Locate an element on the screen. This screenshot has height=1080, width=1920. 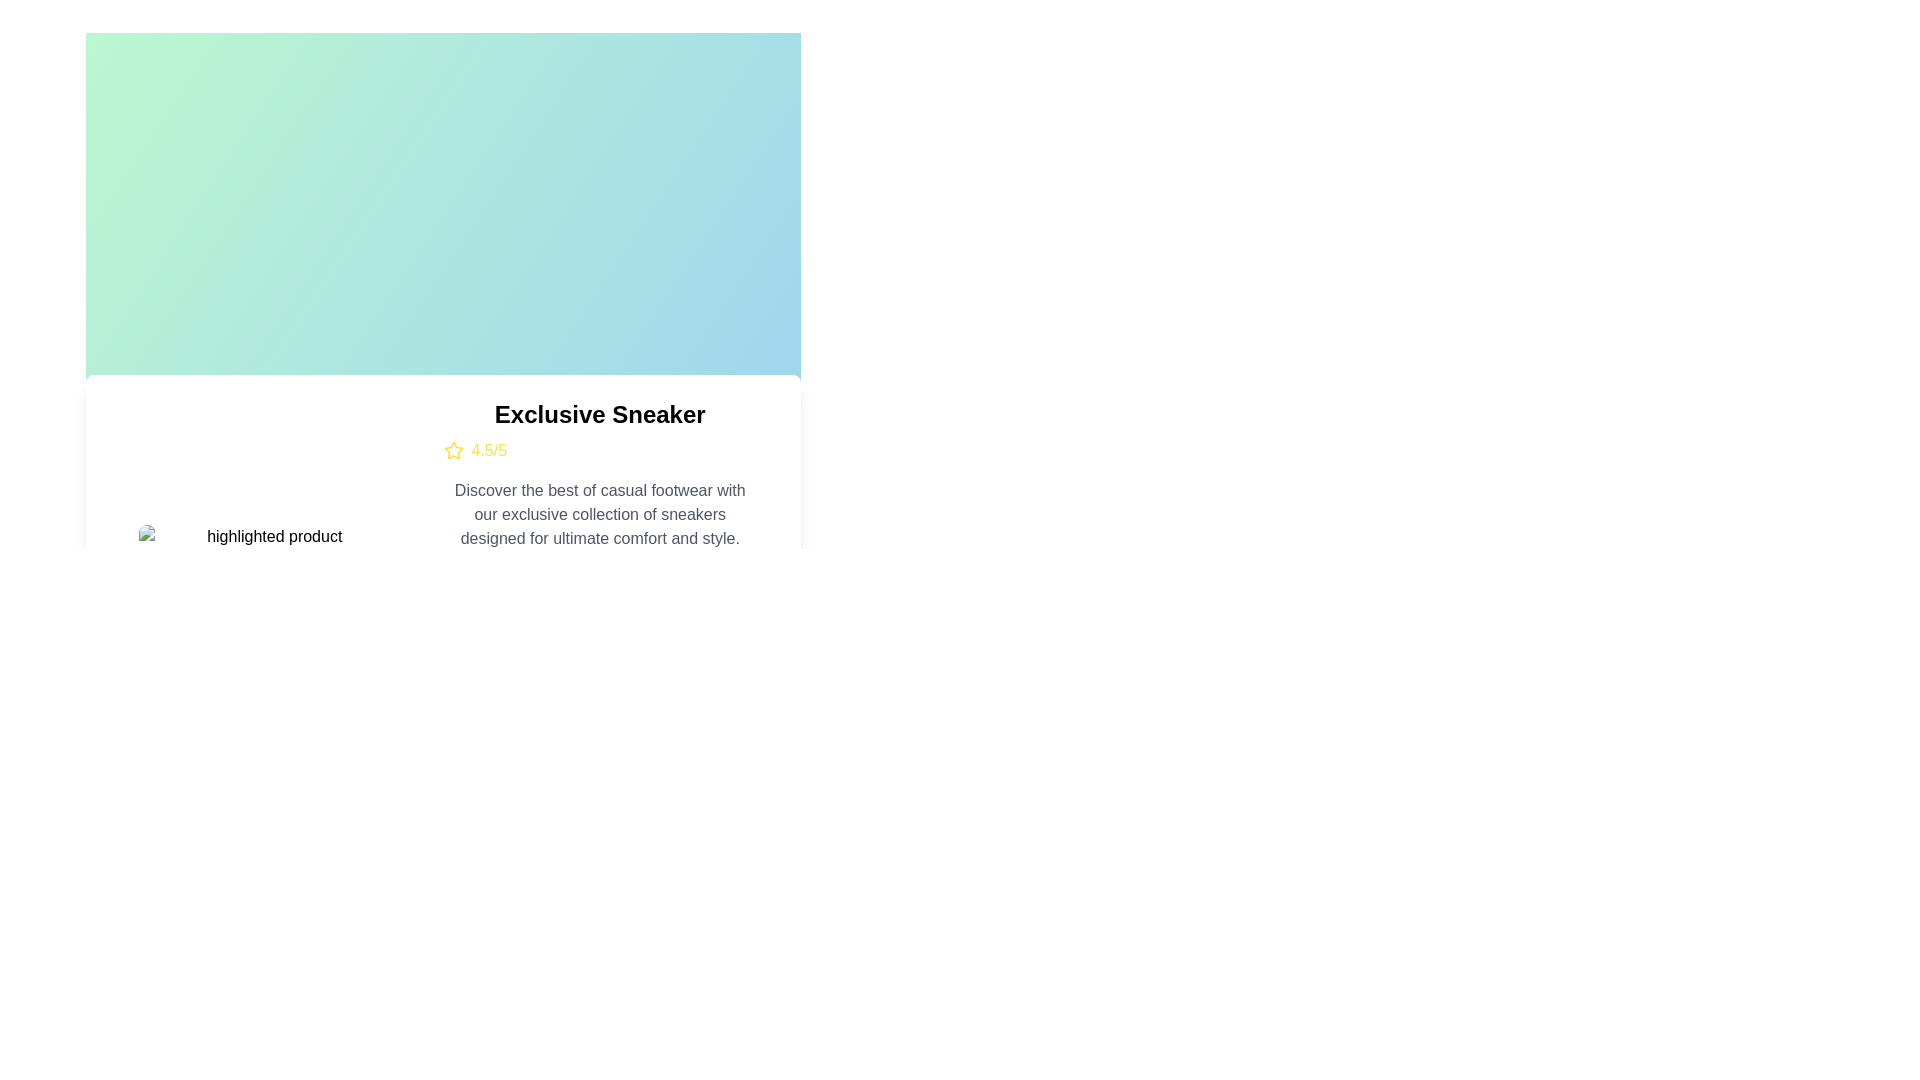
the bold black text 'Exclusive Sneaker' located at the top of the product details section is located at coordinates (599, 414).